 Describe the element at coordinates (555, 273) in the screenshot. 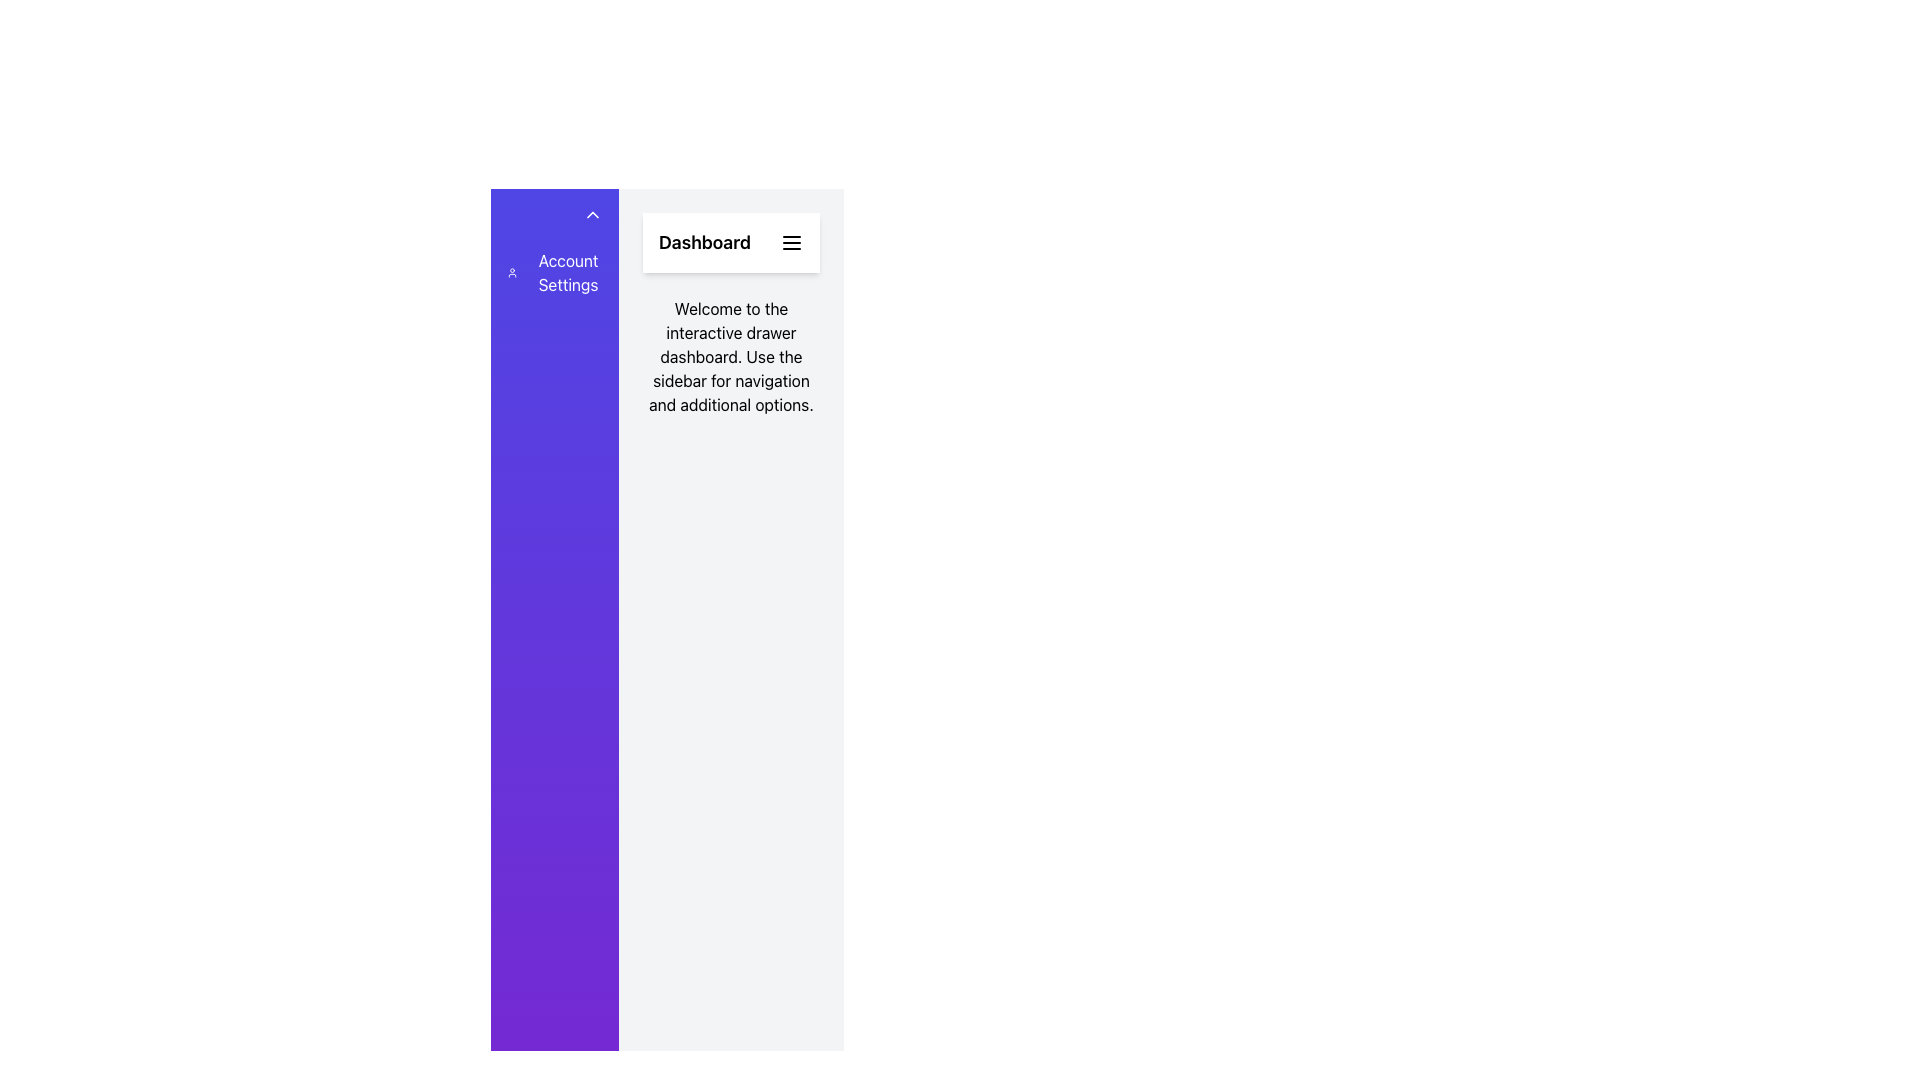

I see `the navigational button for 'Account Settings' located` at that location.